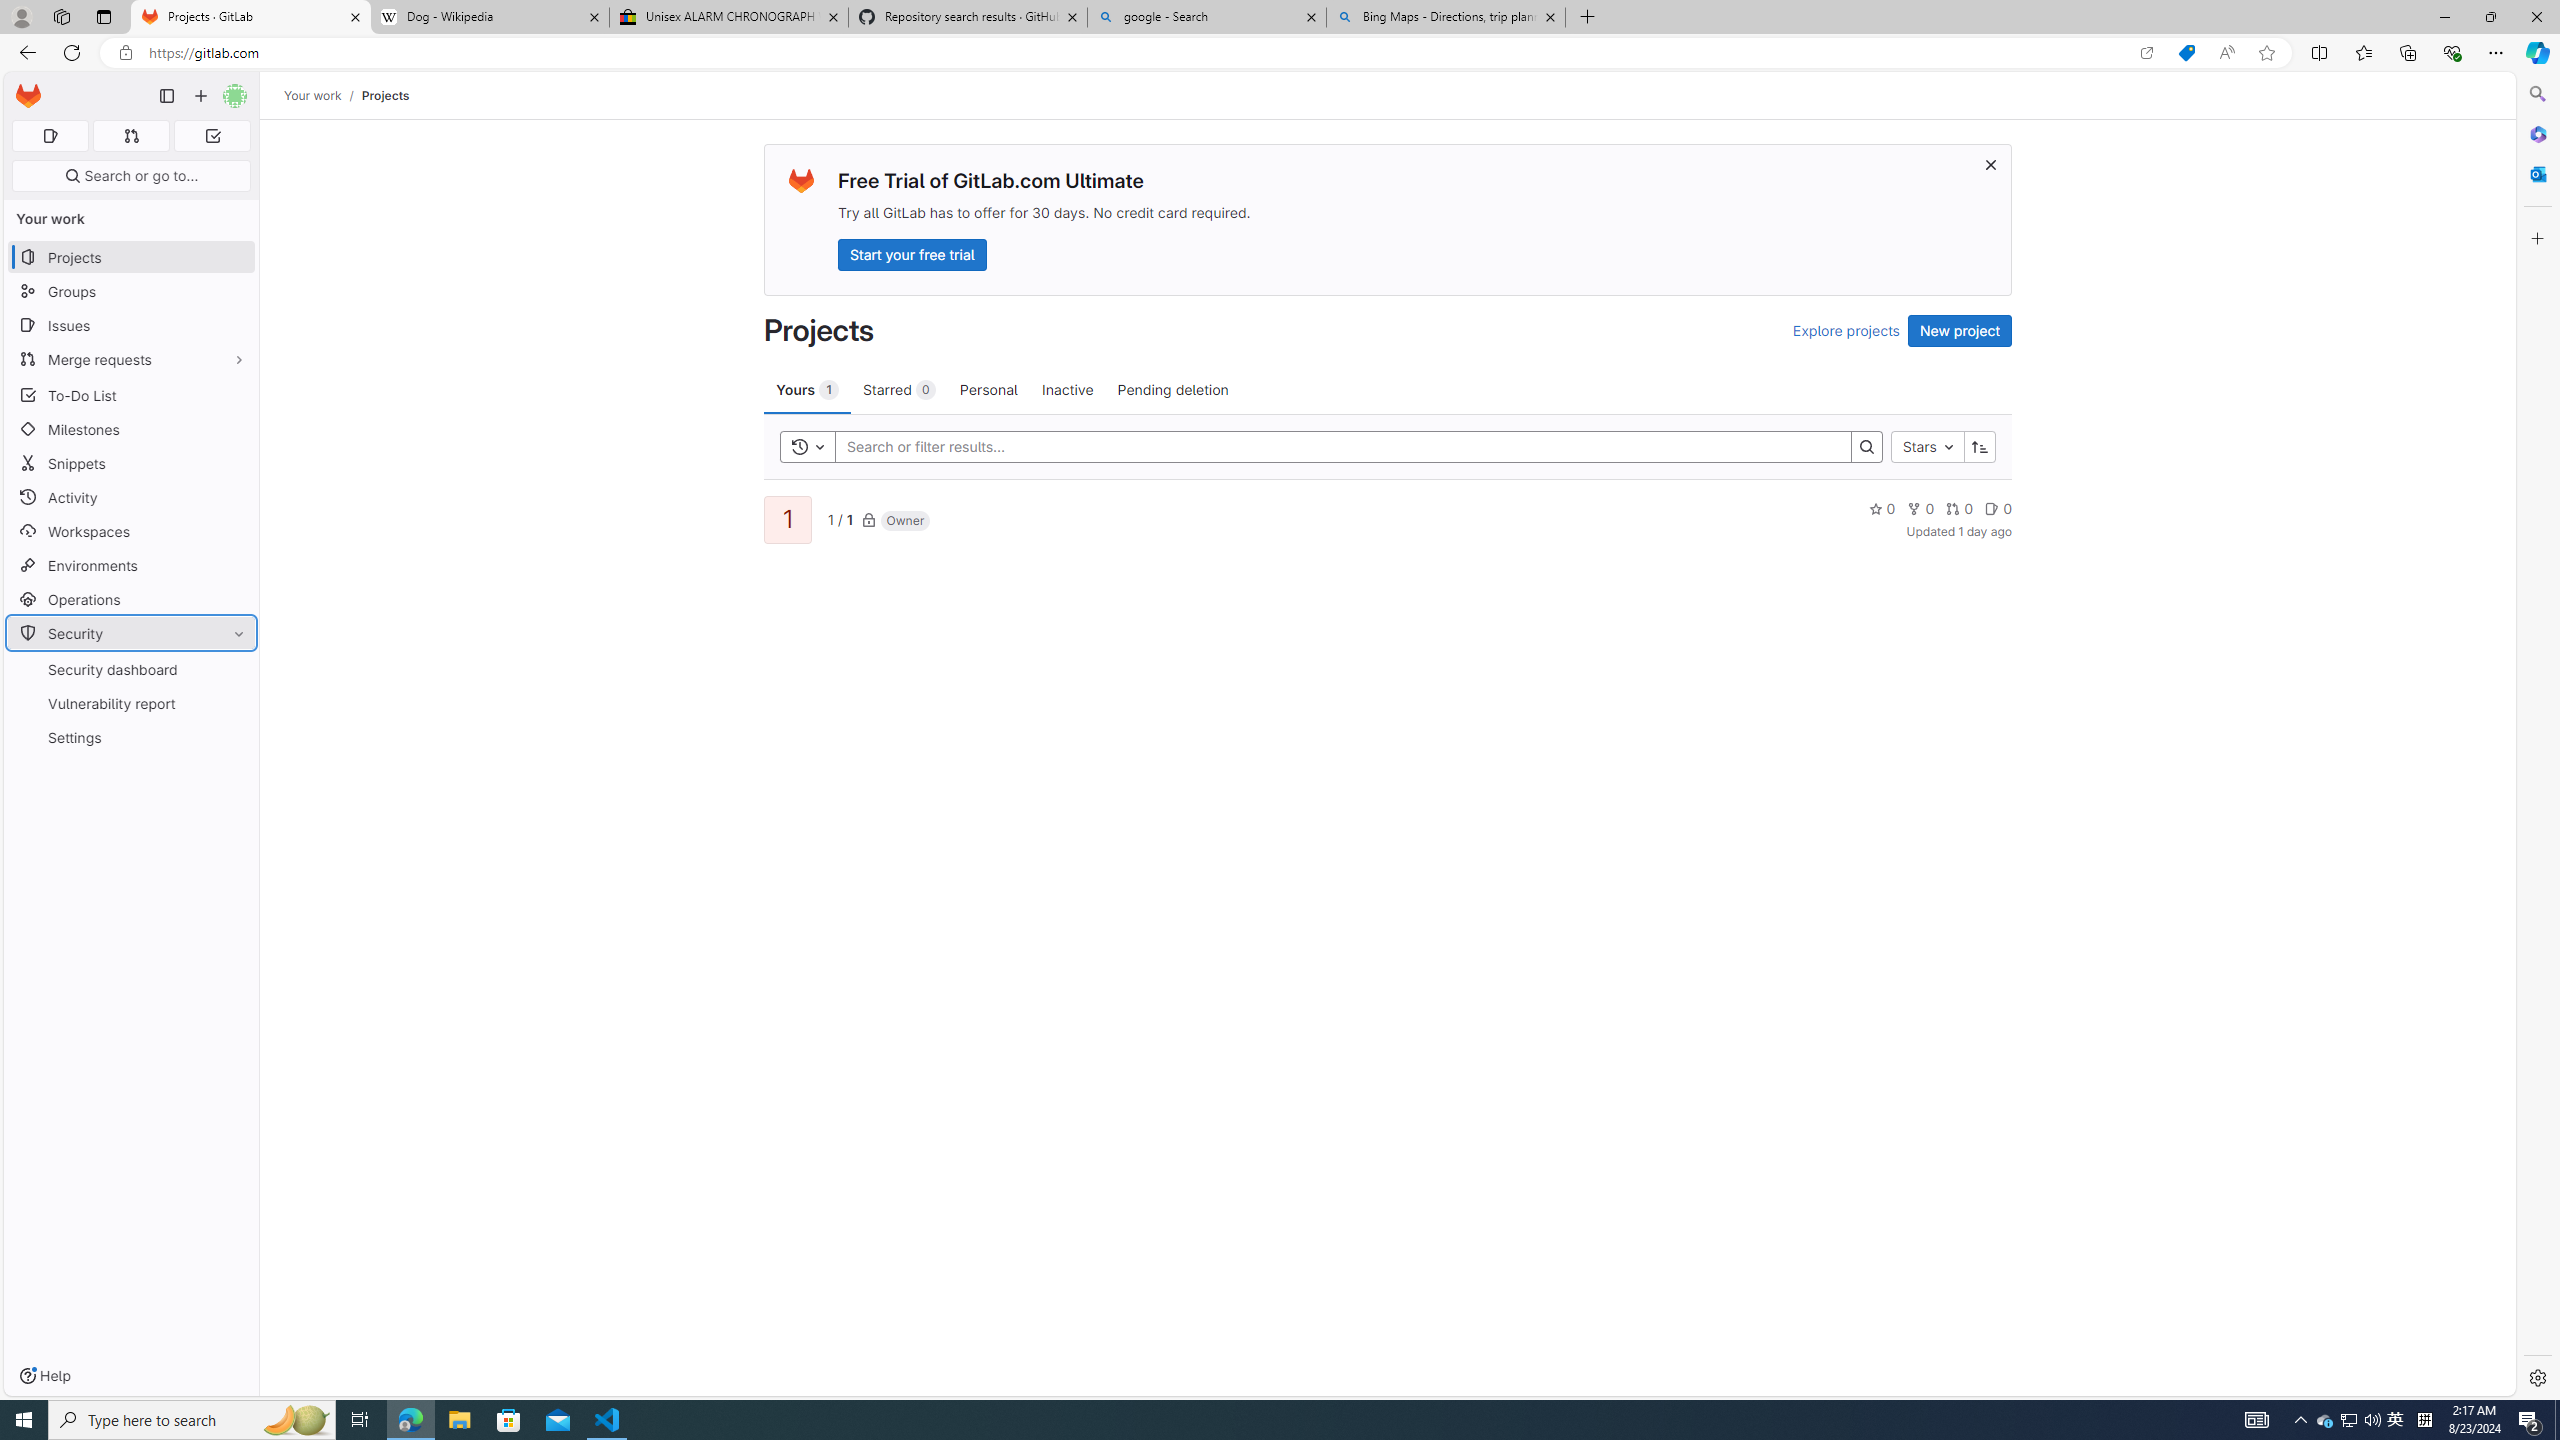  What do you see at coordinates (130, 325) in the screenshot?
I see `'Issues'` at bounding box center [130, 325].